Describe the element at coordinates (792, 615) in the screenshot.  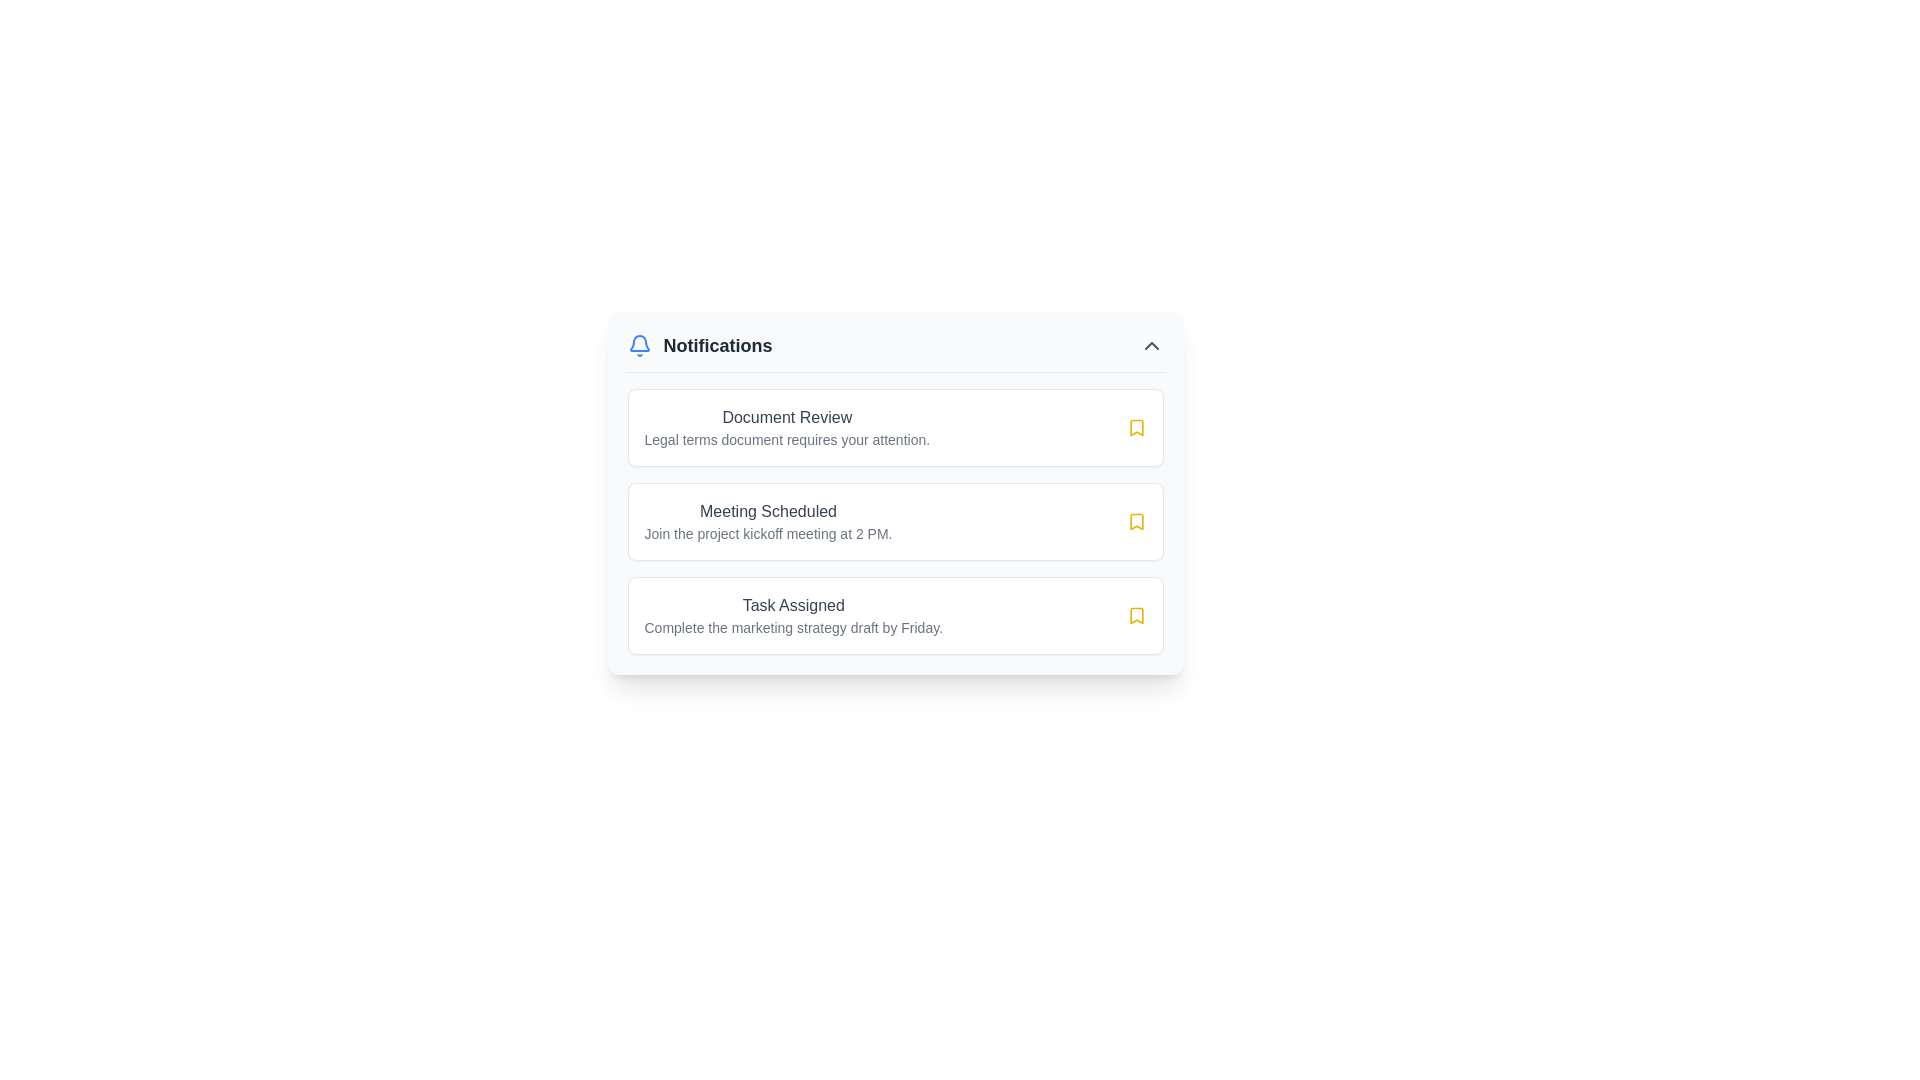
I see `the text block titled 'Task Assigned' that contains the description 'Complete the marketing strategy draft by Friday.' in the Notifications section` at that location.